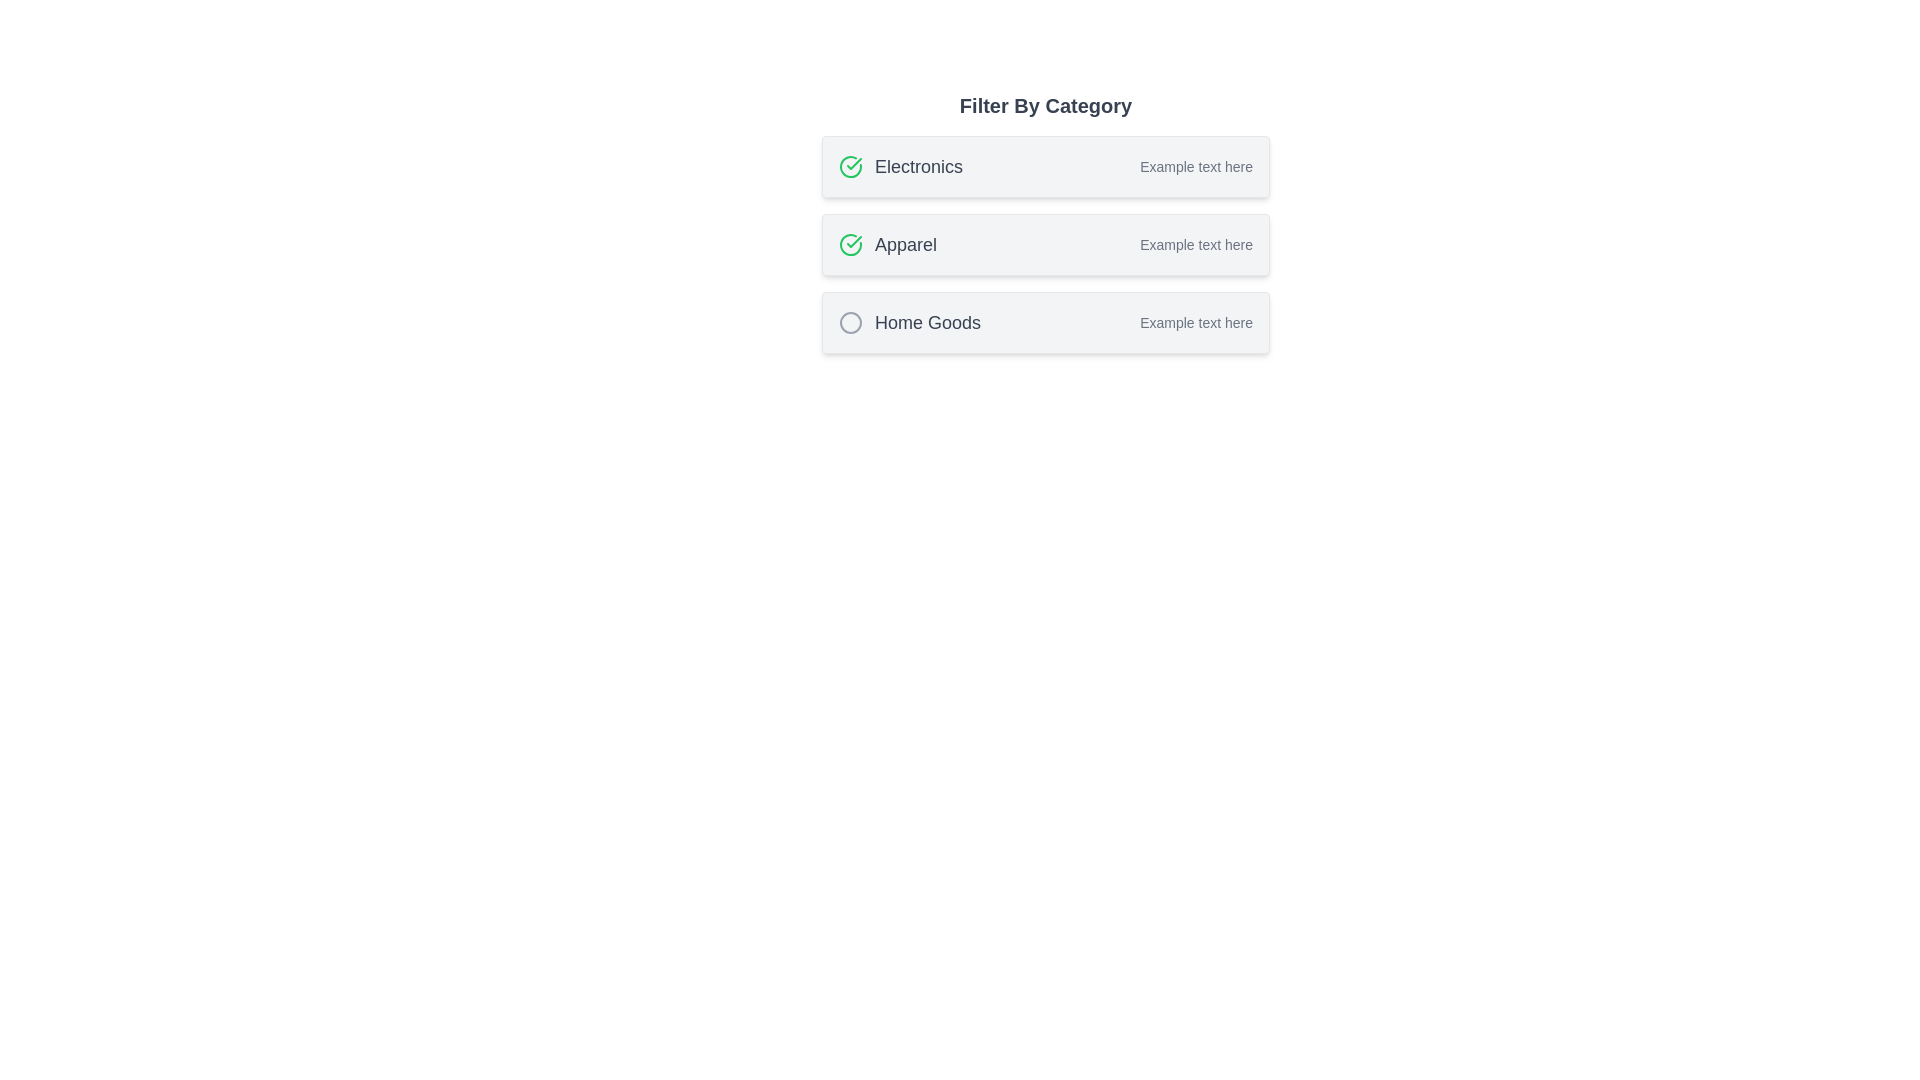 Image resolution: width=1920 pixels, height=1080 pixels. Describe the element at coordinates (887, 244) in the screenshot. I see `the 'Apparel' Text Label, which is the second entry in a vertically stacked list of categories in a bordered and rounded background` at that location.